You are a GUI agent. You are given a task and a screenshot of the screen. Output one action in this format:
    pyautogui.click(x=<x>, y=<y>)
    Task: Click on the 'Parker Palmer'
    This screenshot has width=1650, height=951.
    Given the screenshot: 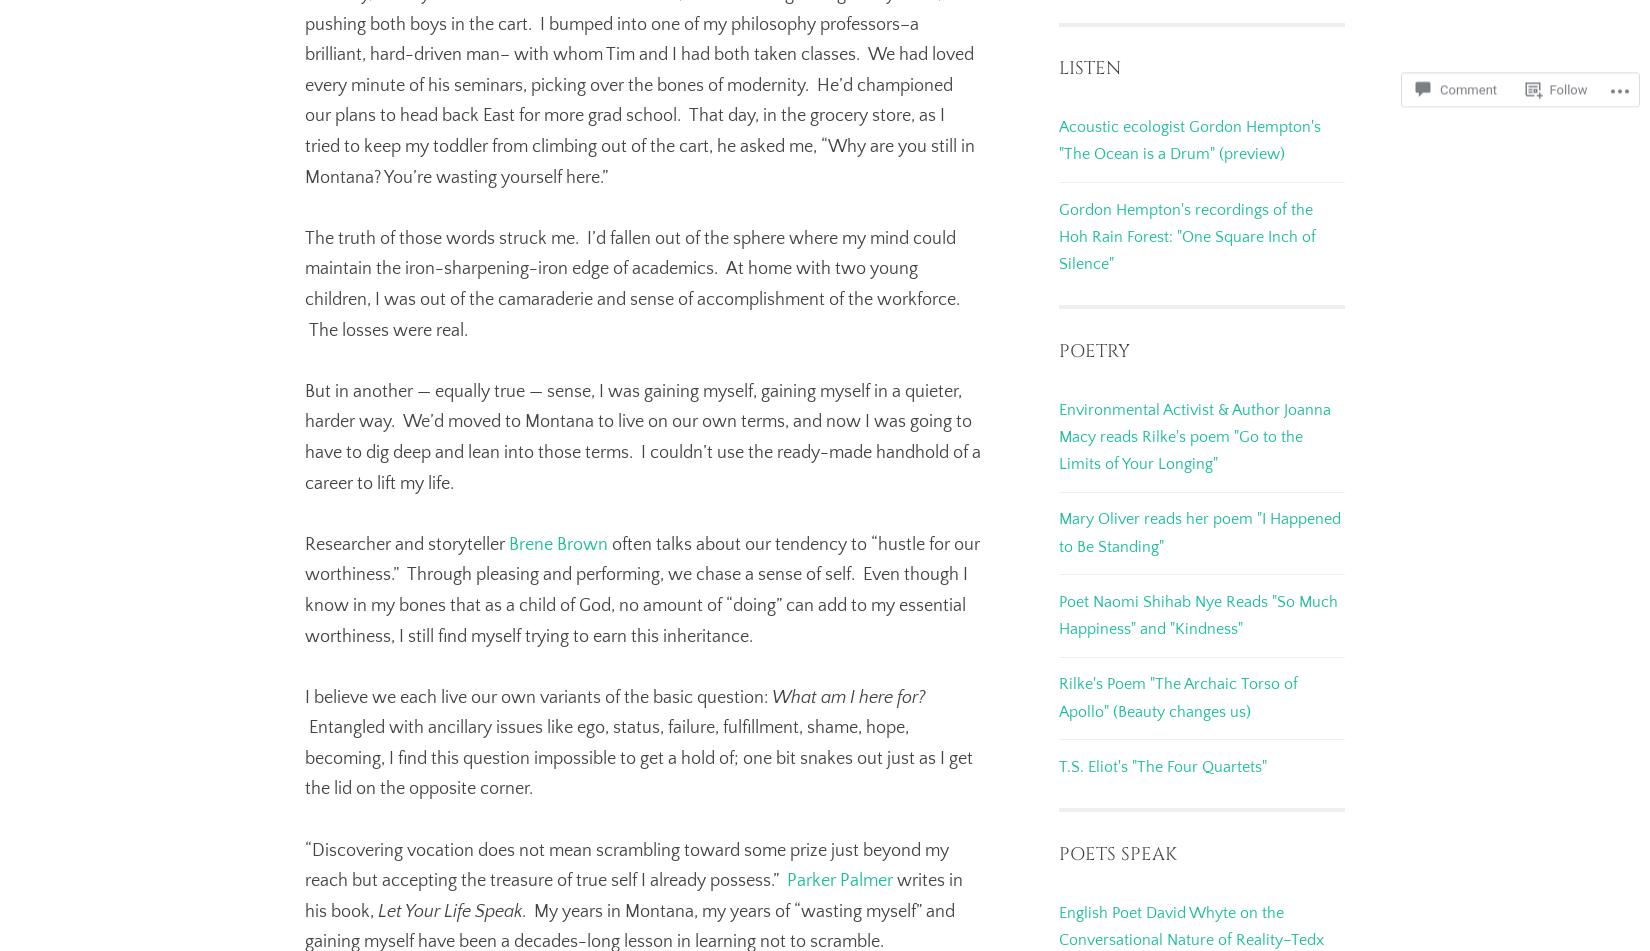 What is the action you would take?
    pyautogui.click(x=840, y=880)
    